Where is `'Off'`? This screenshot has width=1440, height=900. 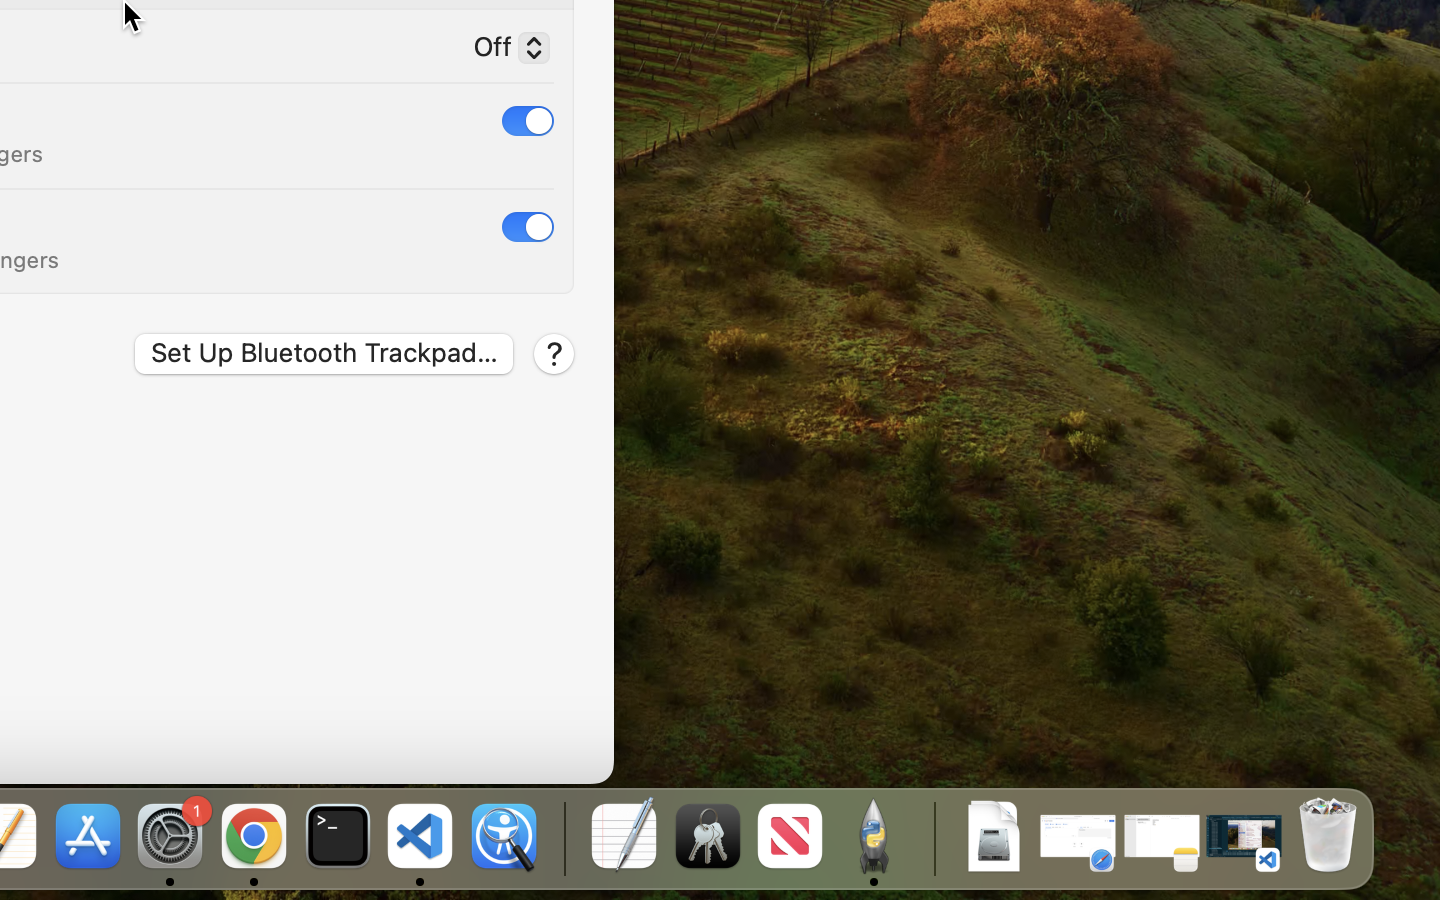
'Off' is located at coordinates (501, 50).